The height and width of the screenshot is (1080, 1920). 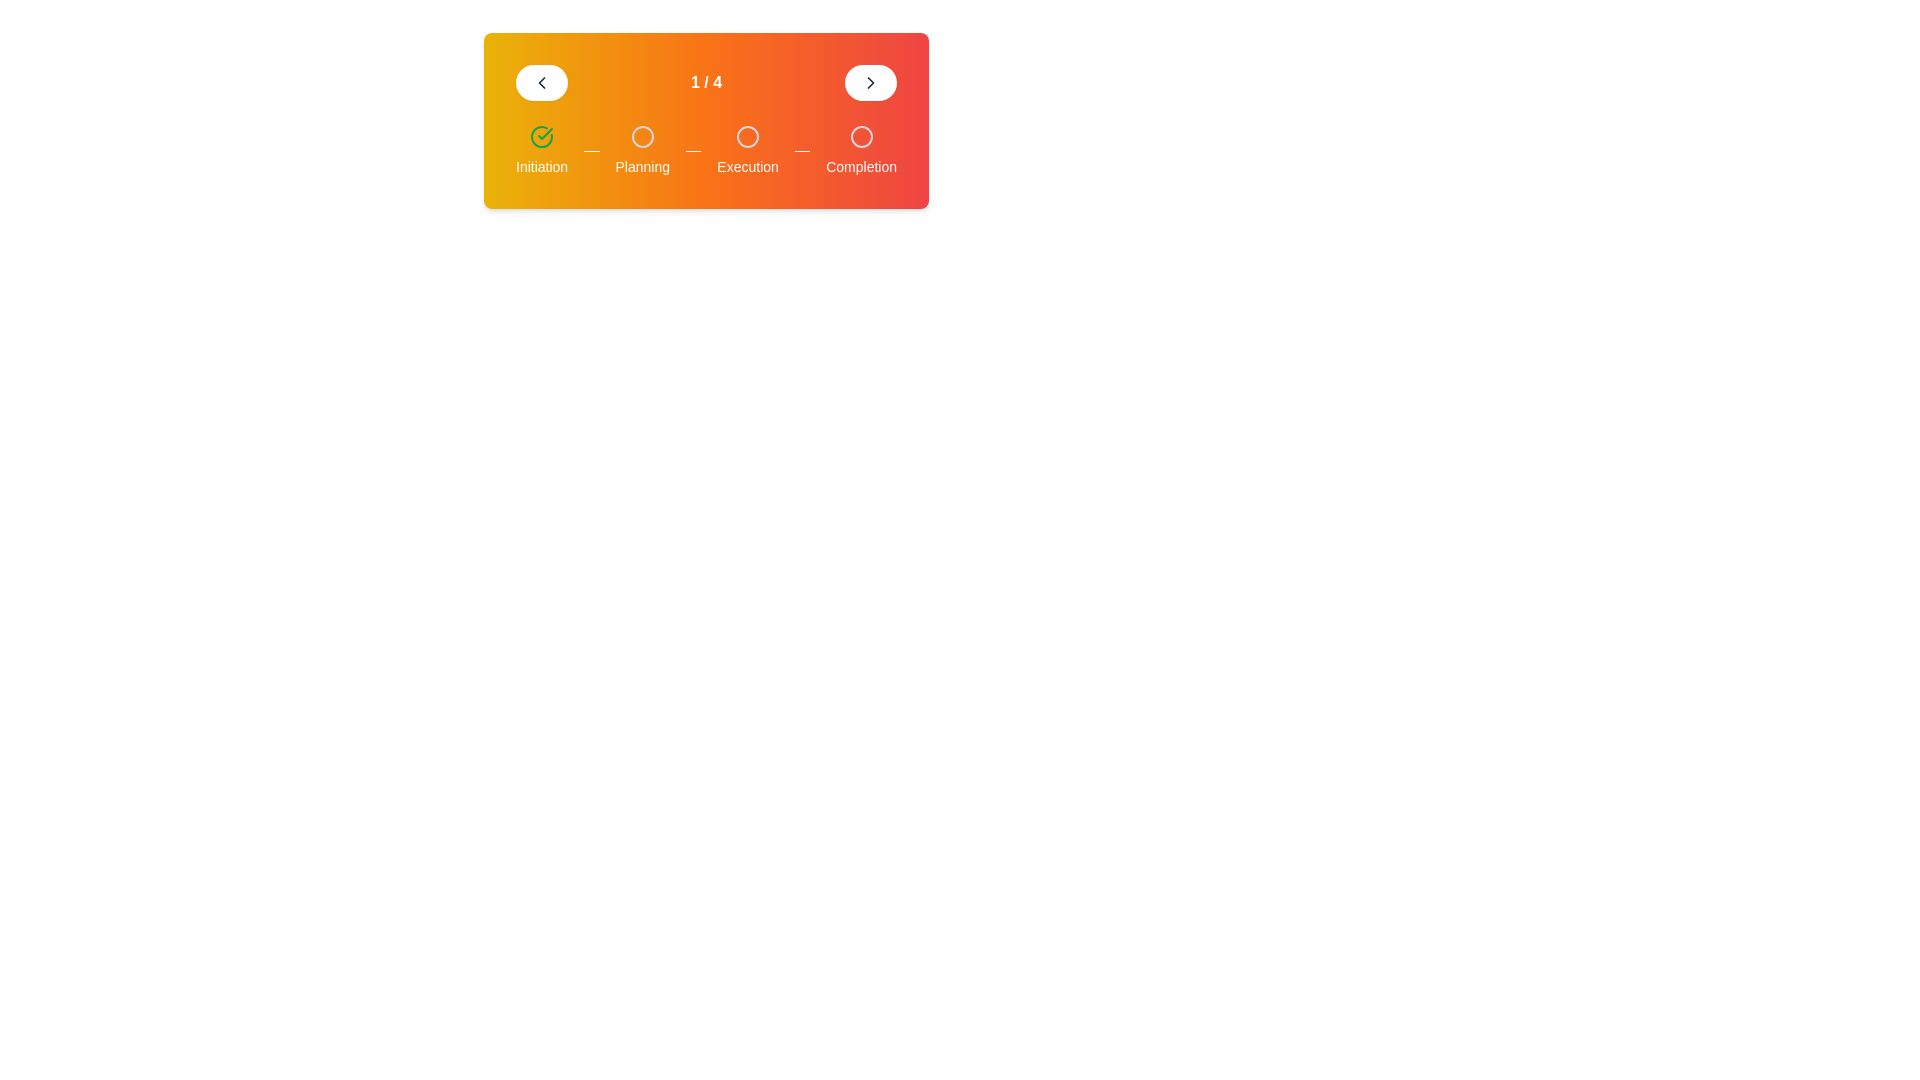 I want to click on the forward navigation icon located in the top-right corner of the horizontal navigation bar, so click(x=870, y=82).